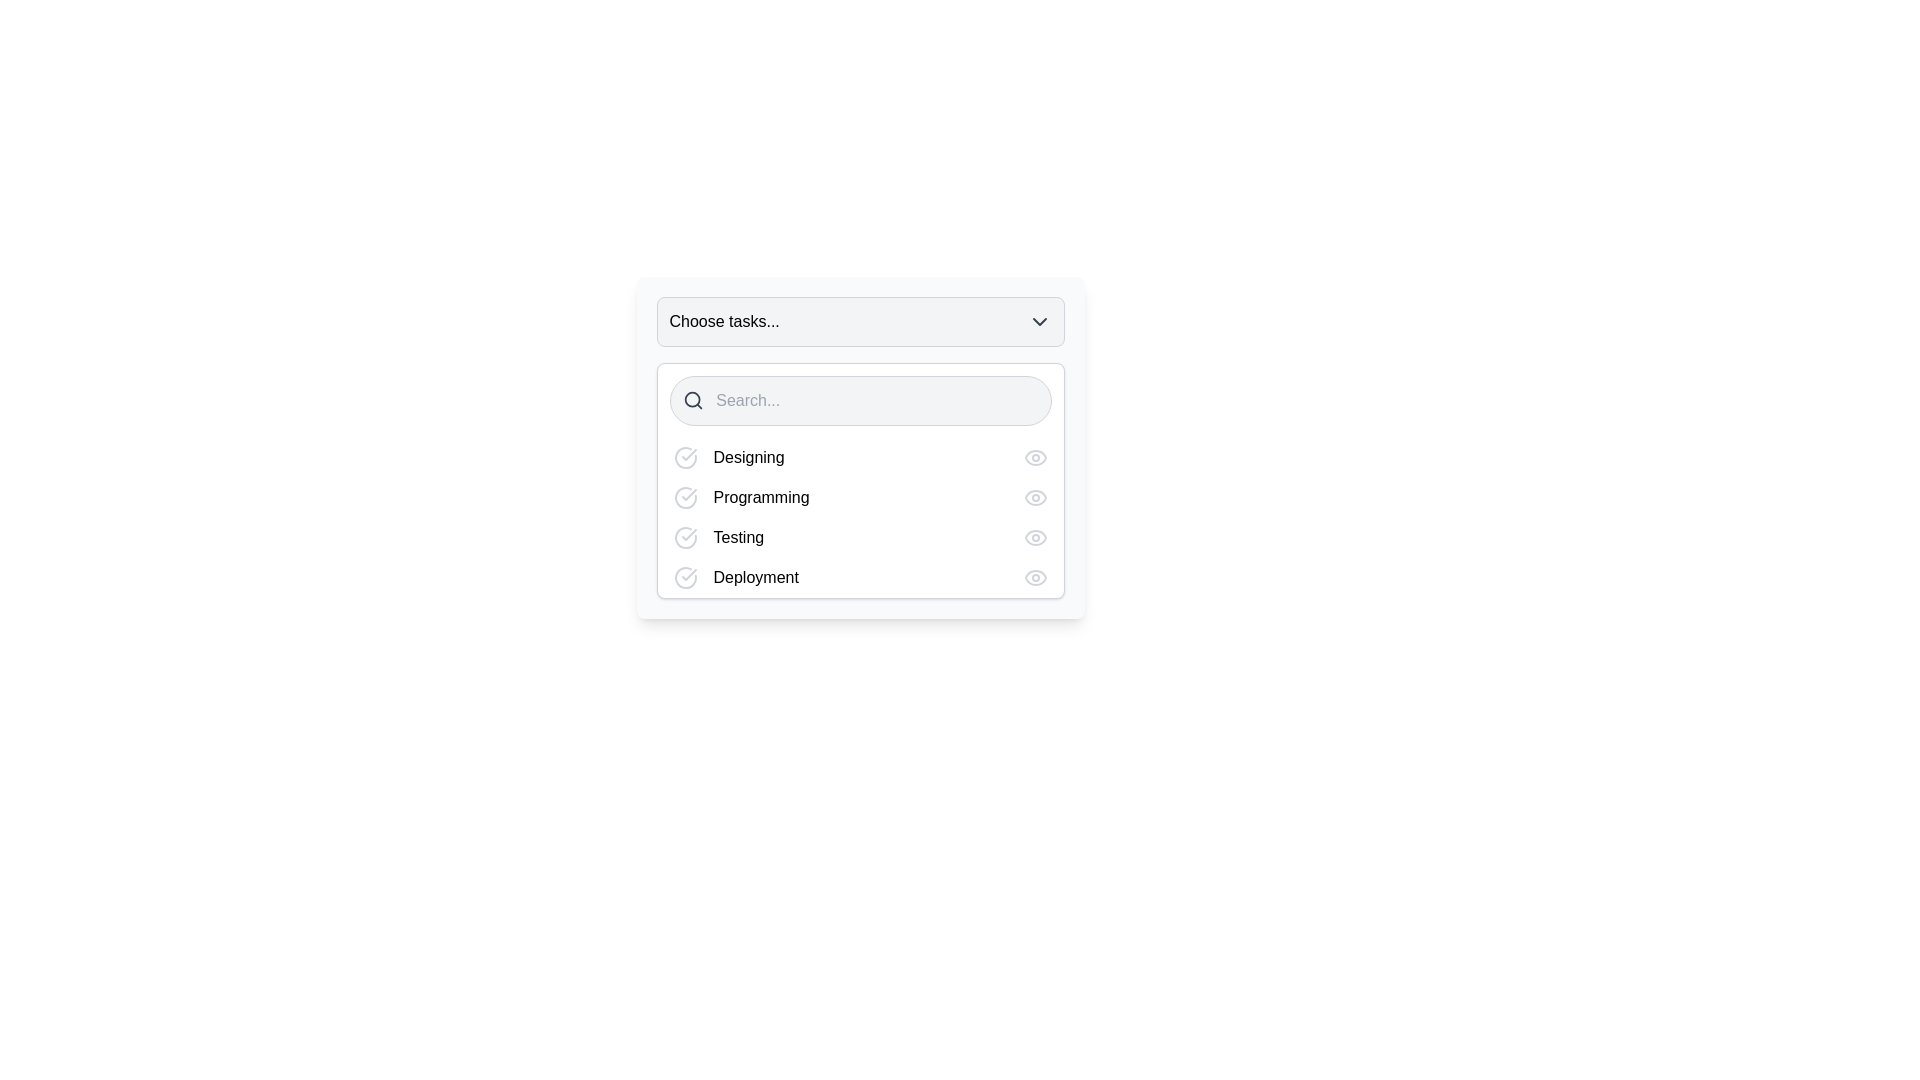 The width and height of the screenshot is (1920, 1080). Describe the element at coordinates (860, 496) in the screenshot. I see `the 'Programming' task in the list` at that location.